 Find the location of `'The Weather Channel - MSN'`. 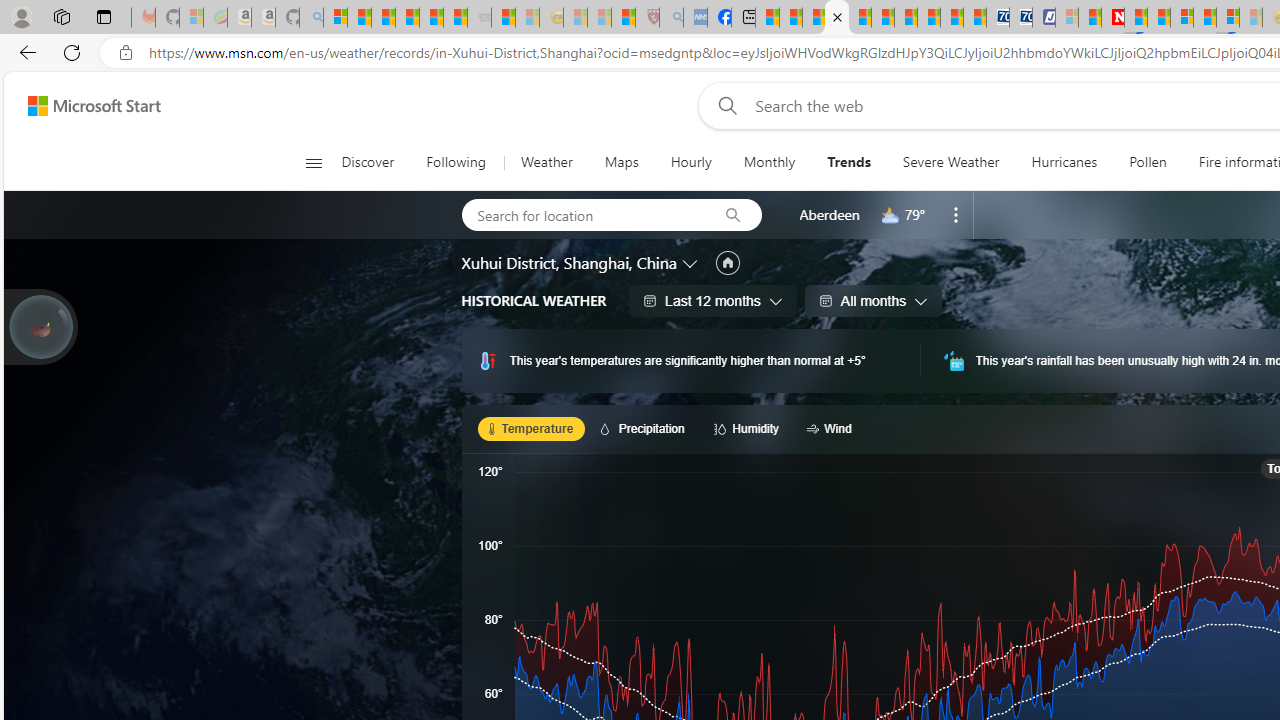

'The Weather Channel - MSN' is located at coordinates (384, 17).